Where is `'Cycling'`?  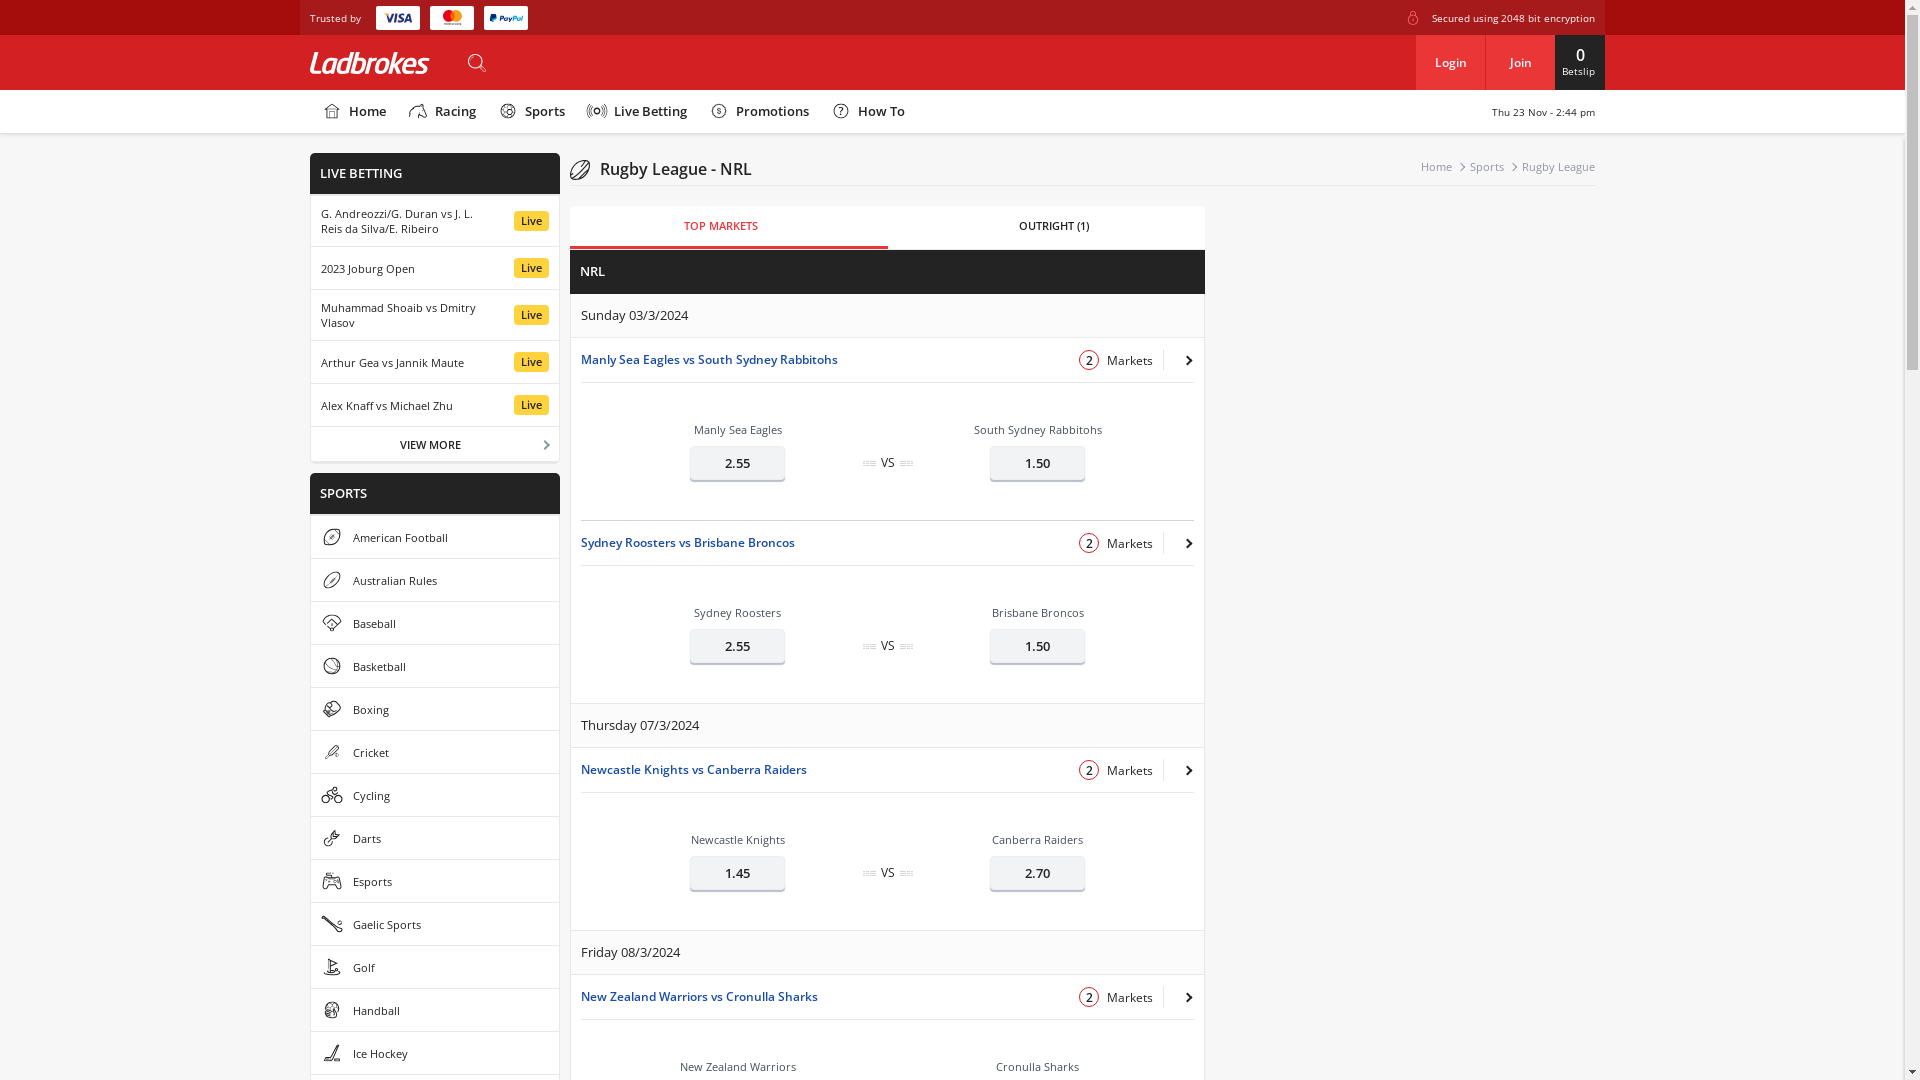
'Cycling' is located at coordinates (434, 793).